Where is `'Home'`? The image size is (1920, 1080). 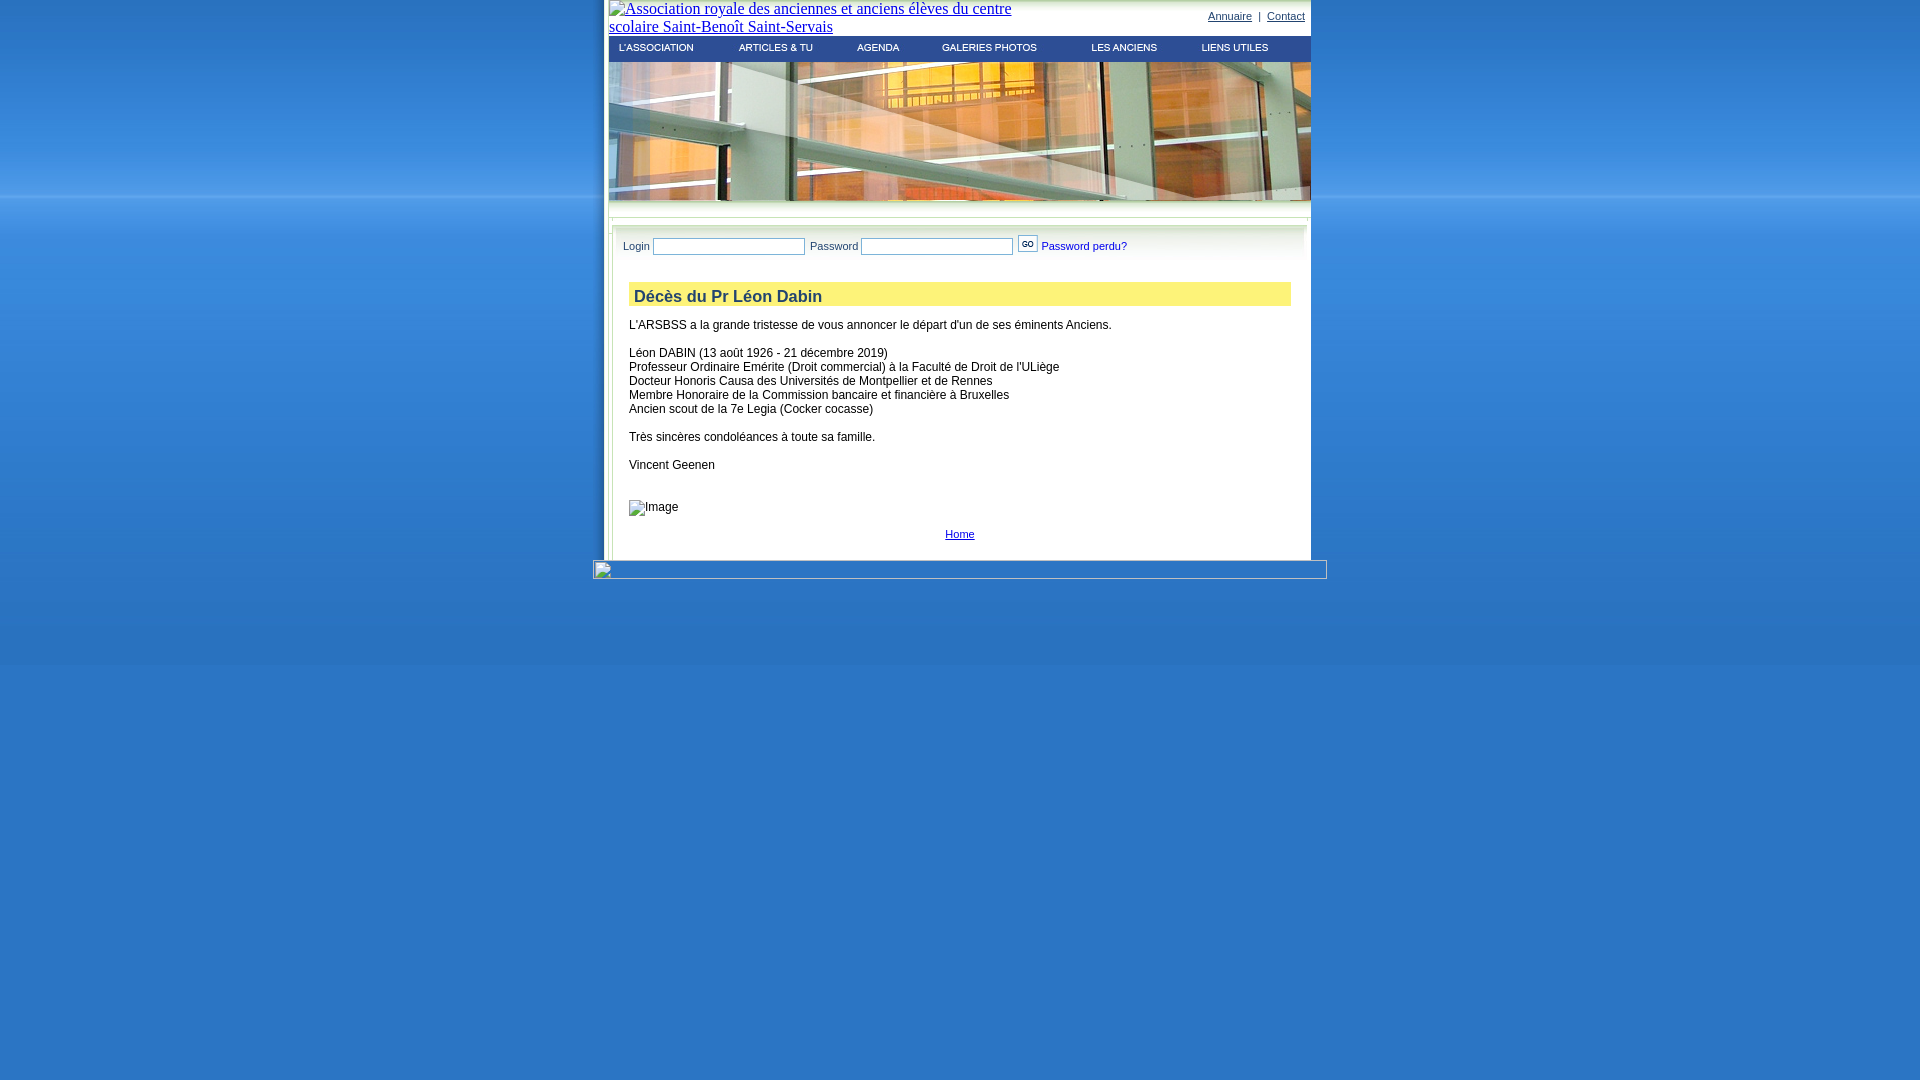 'Home' is located at coordinates (958, 532).